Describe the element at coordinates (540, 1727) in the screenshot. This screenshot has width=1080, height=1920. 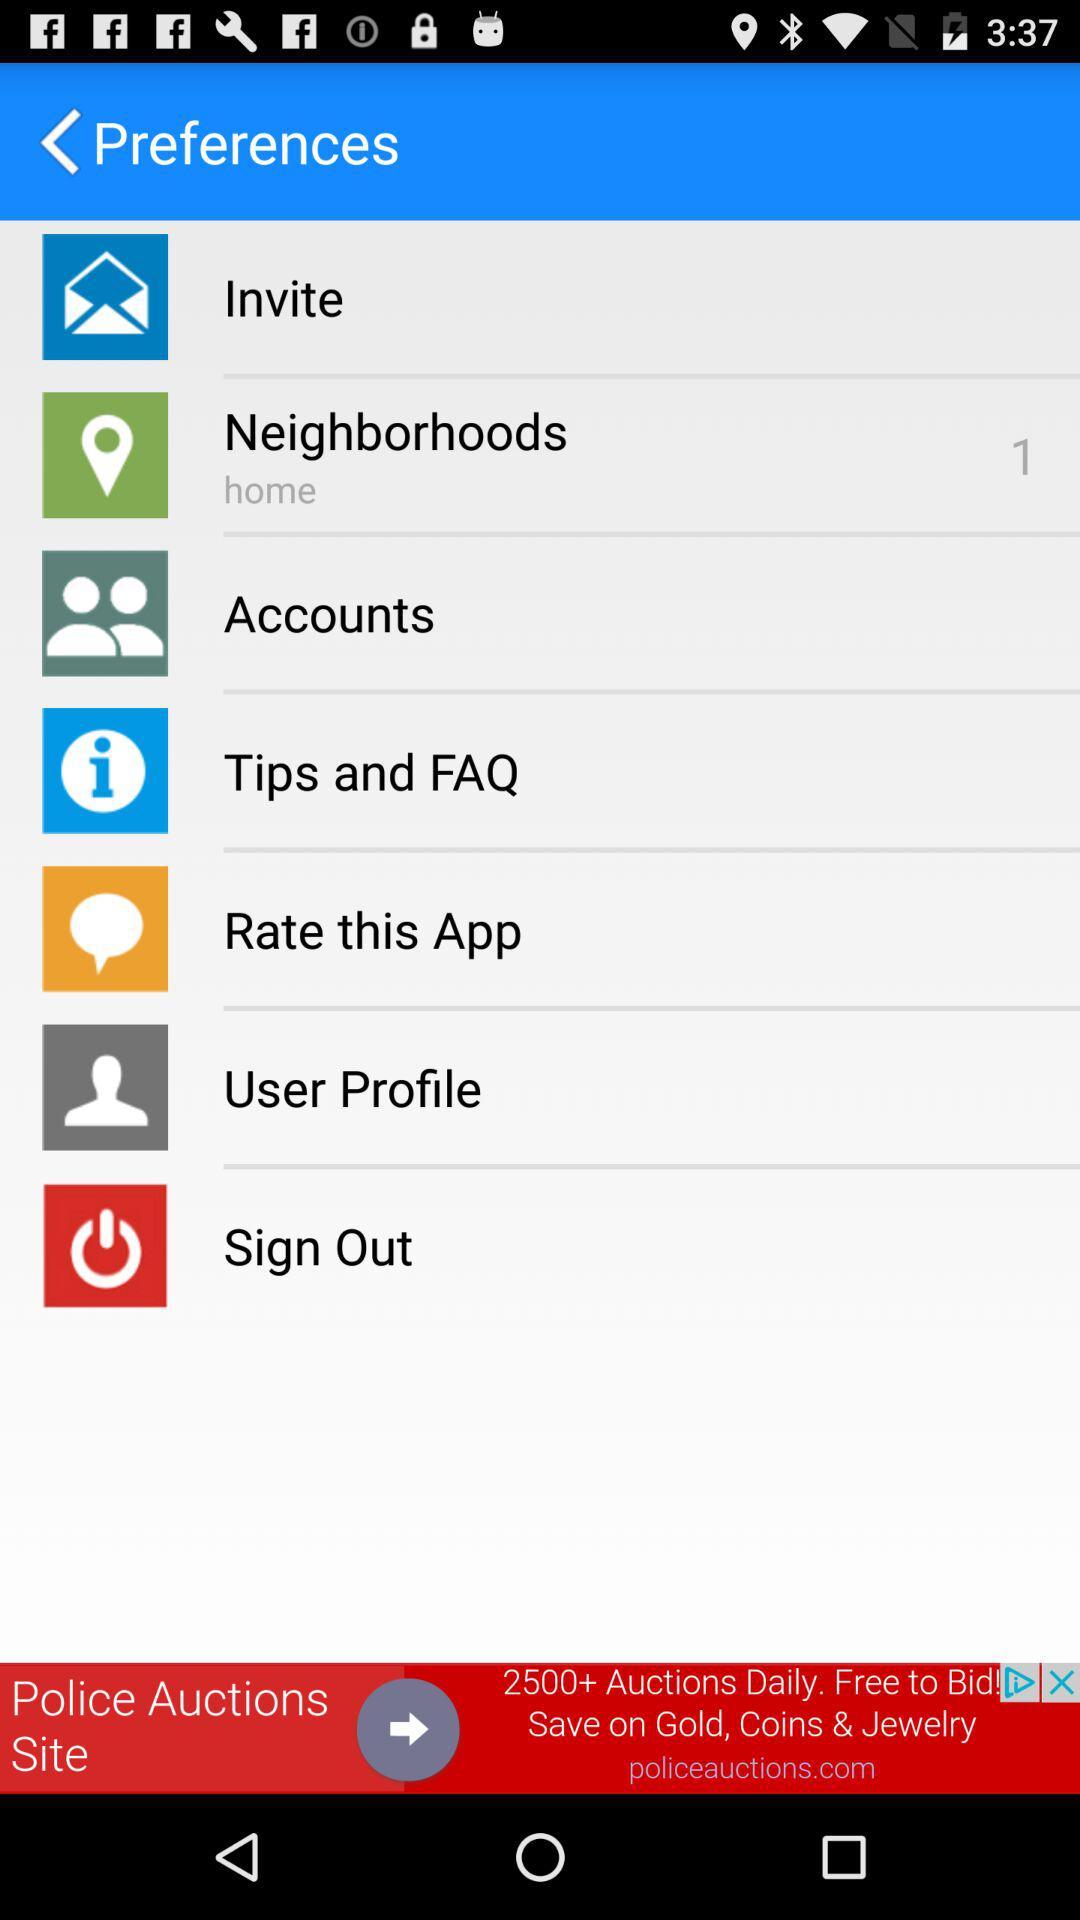
I see `click add` at that location.